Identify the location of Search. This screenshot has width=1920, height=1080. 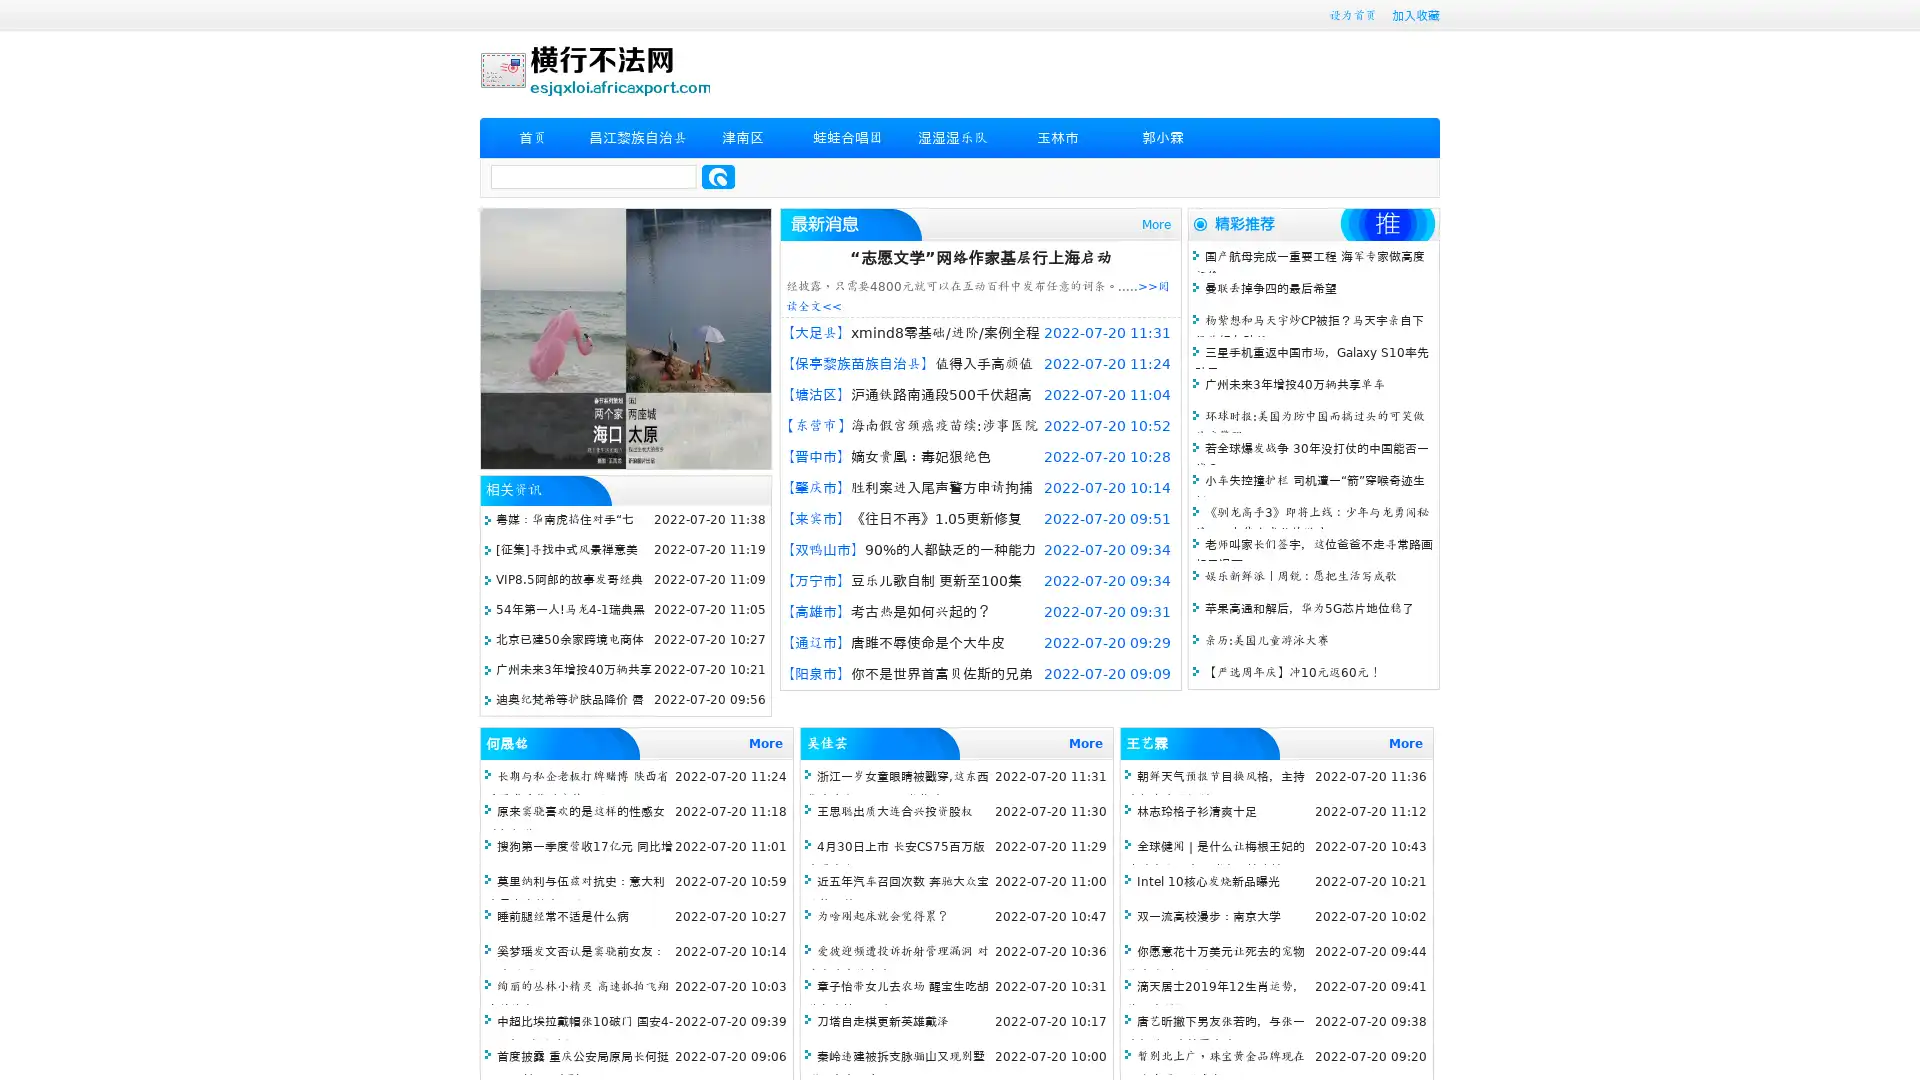
(718, 176).